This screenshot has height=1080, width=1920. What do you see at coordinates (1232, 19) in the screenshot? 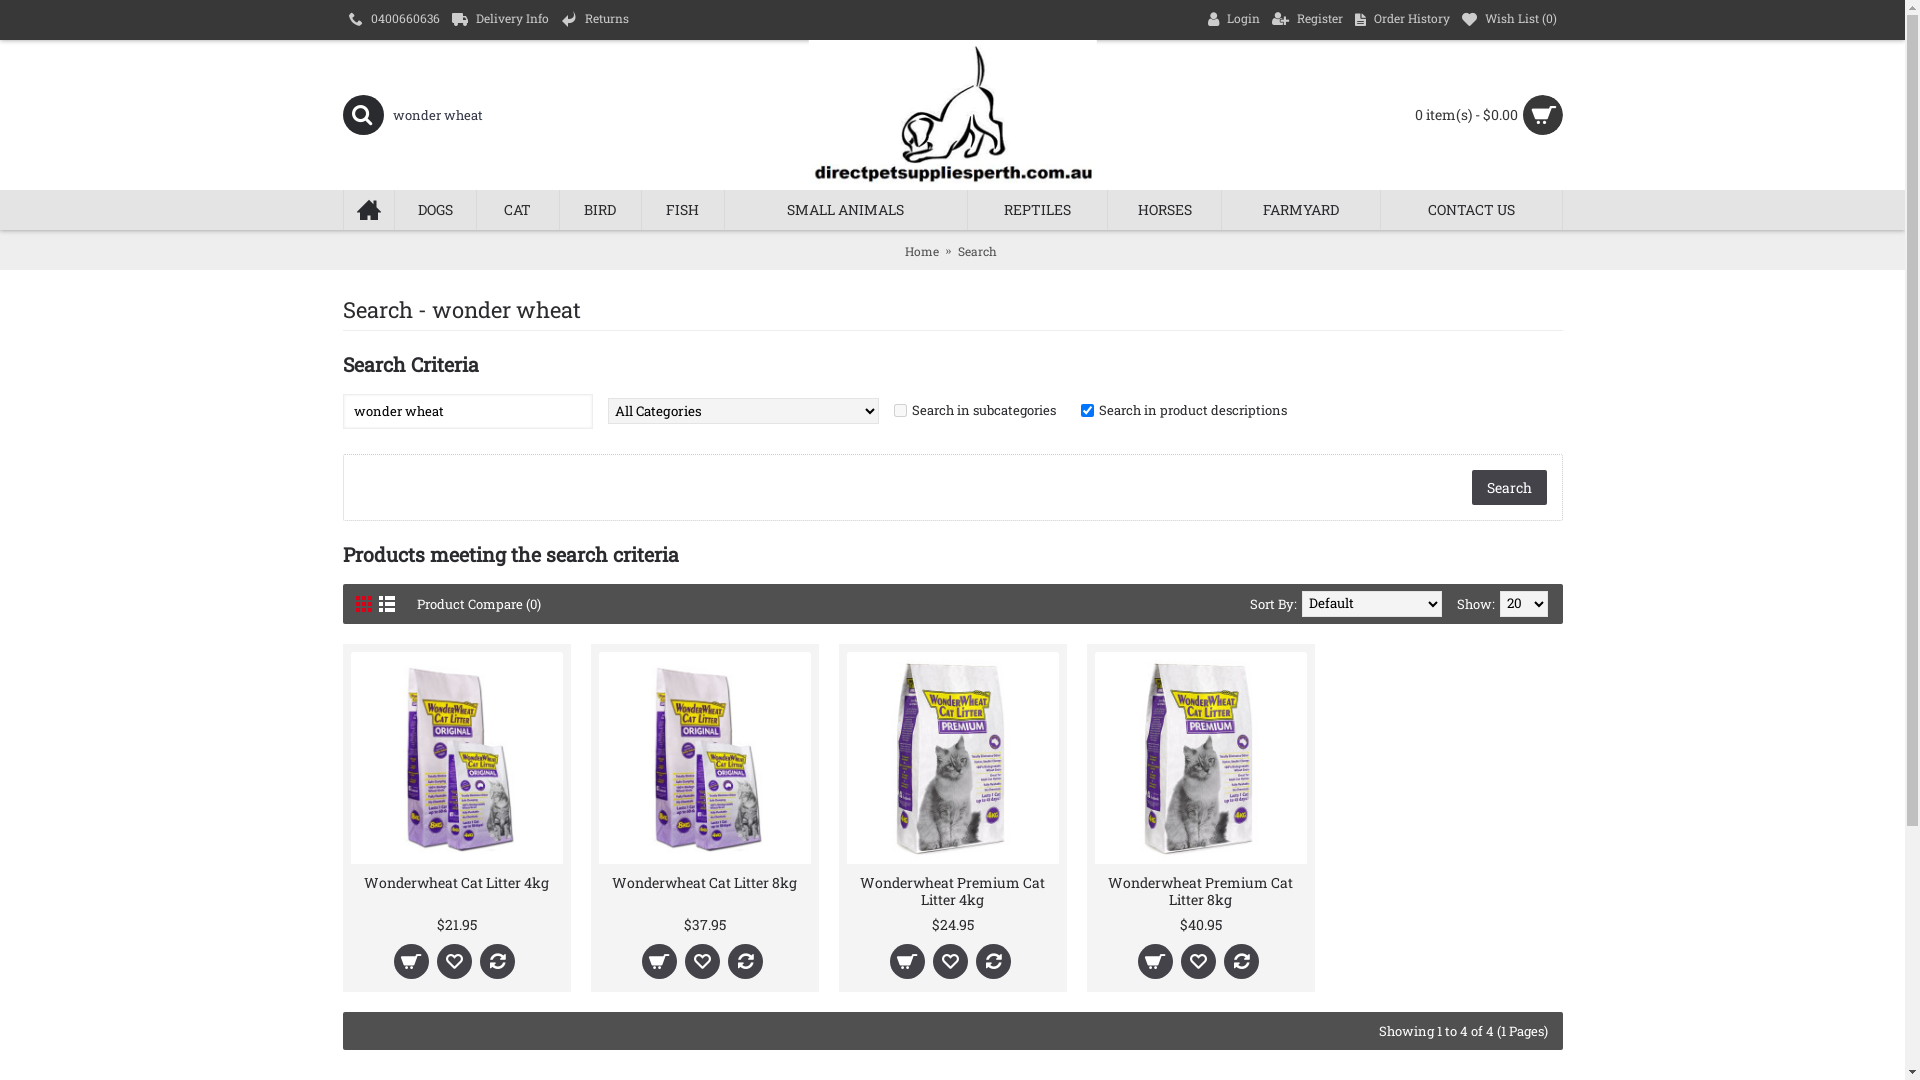
I see `'Login'` at bounding box center [1232, 19].